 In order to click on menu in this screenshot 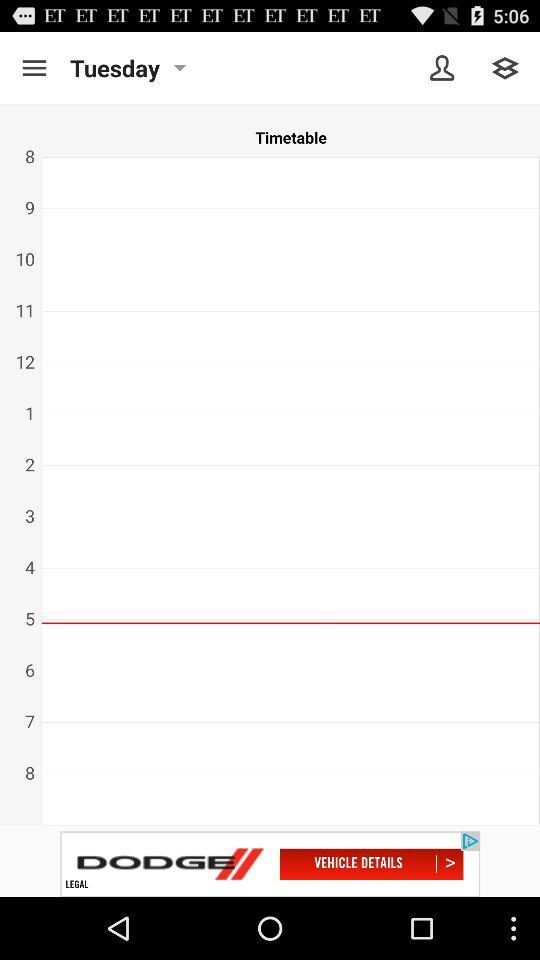, I will do `click(33, 68)`.